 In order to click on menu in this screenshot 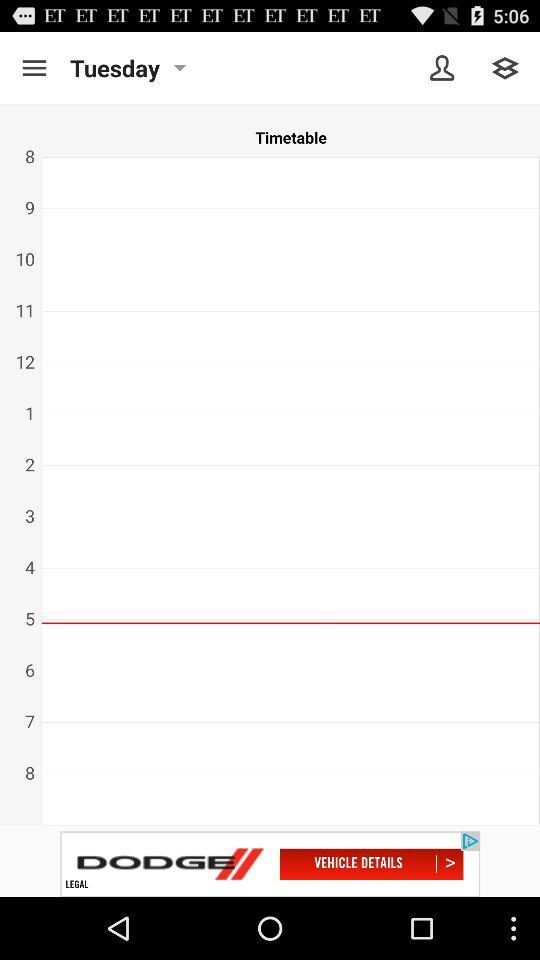, I will do `click(33, 68)`.